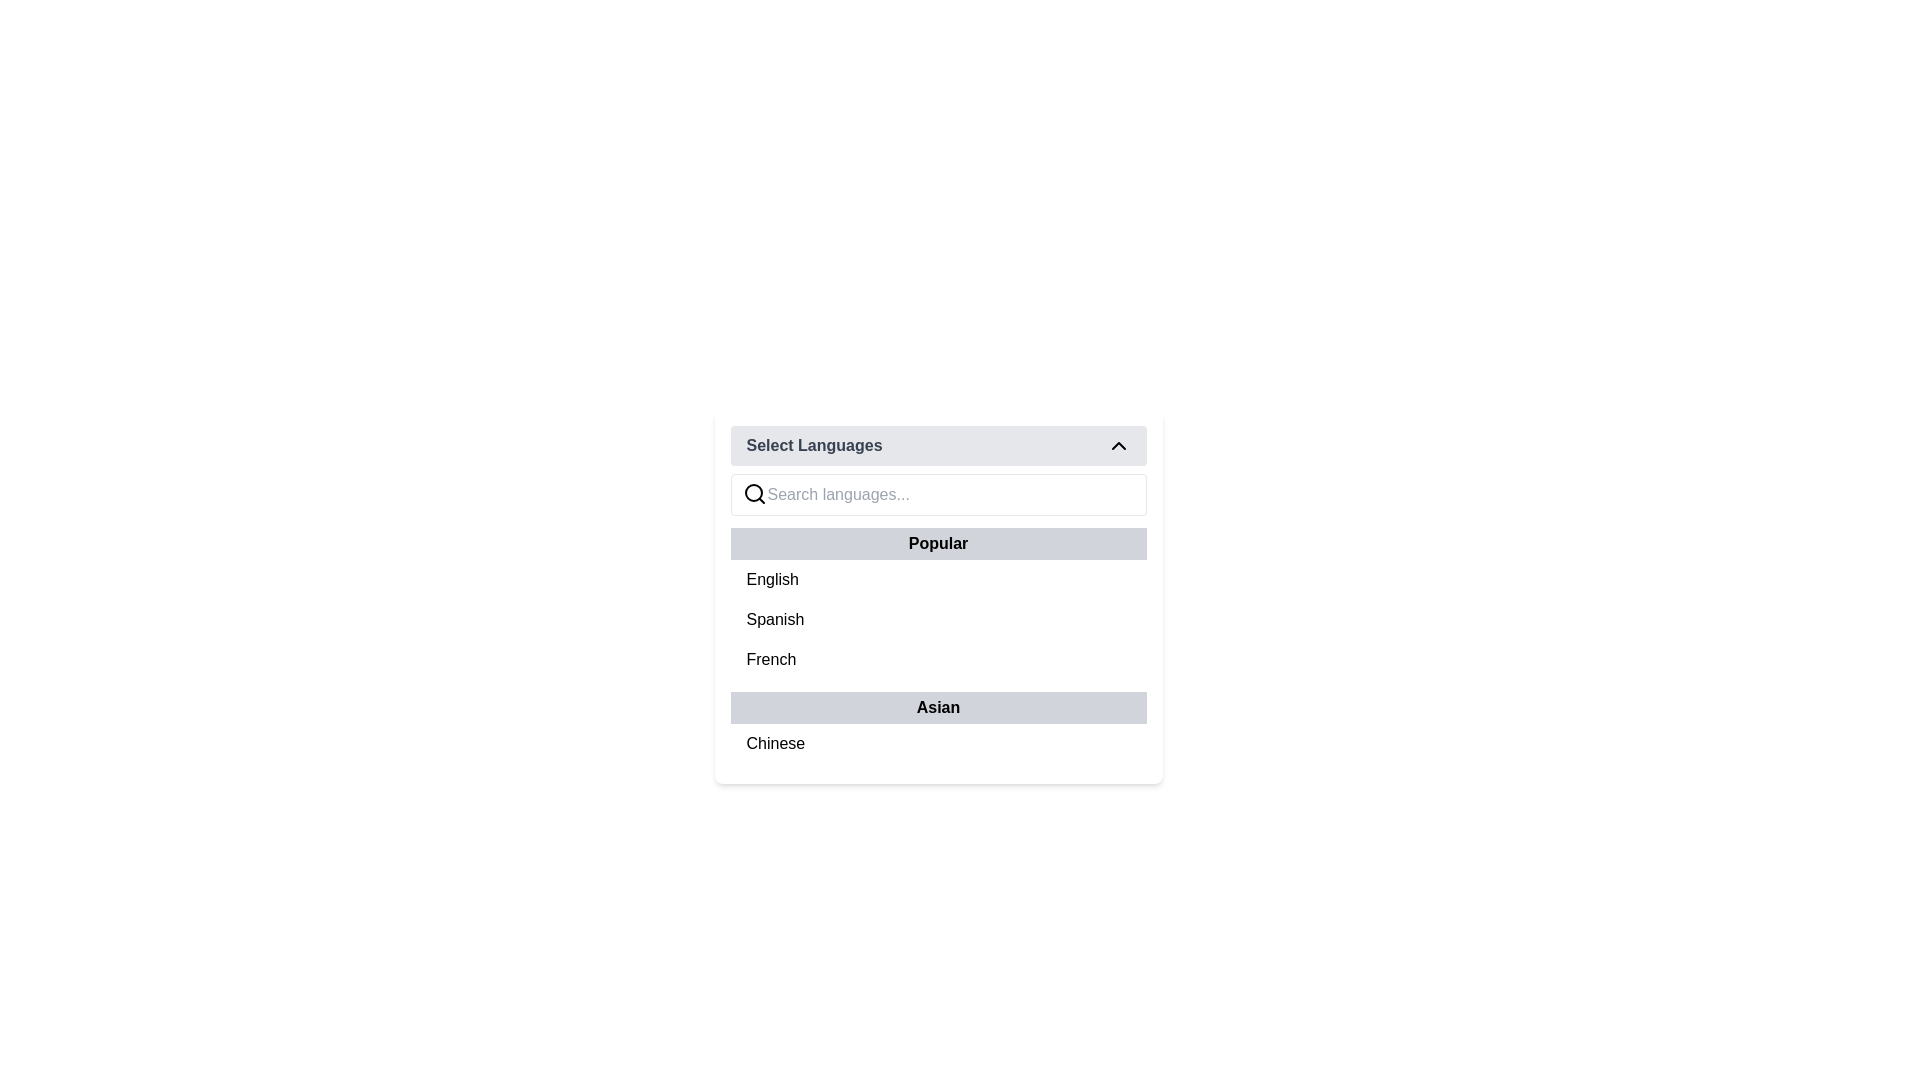 The height and width of the screenshot is (1080, 1920). What do you see at coordinates (774, 619) in the screenshot?
I see `the clickable list item labeled 'Spanish' in the dropdown menu under the 'Popular' section` at bounding box center [774, 619].